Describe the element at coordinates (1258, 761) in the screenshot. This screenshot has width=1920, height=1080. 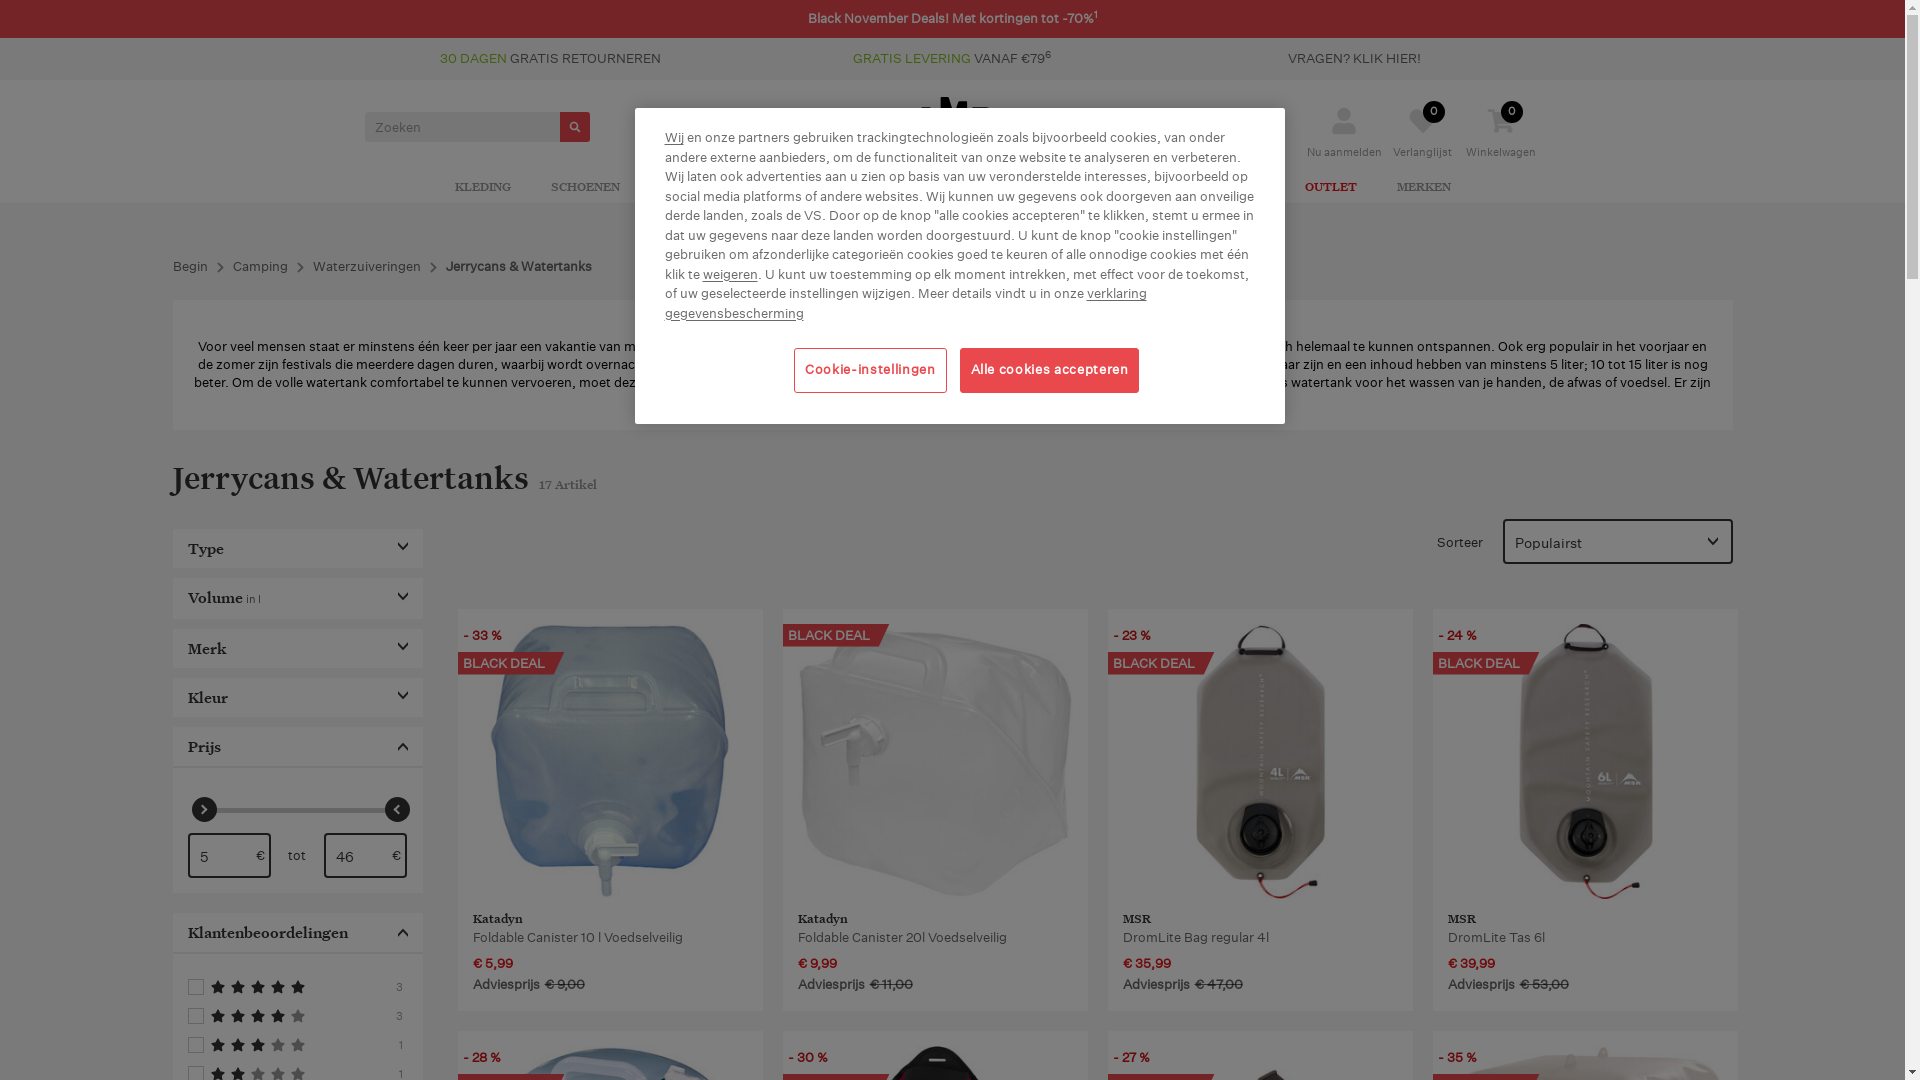
I see `'MSR DromLite Tas Regular '` at that location.